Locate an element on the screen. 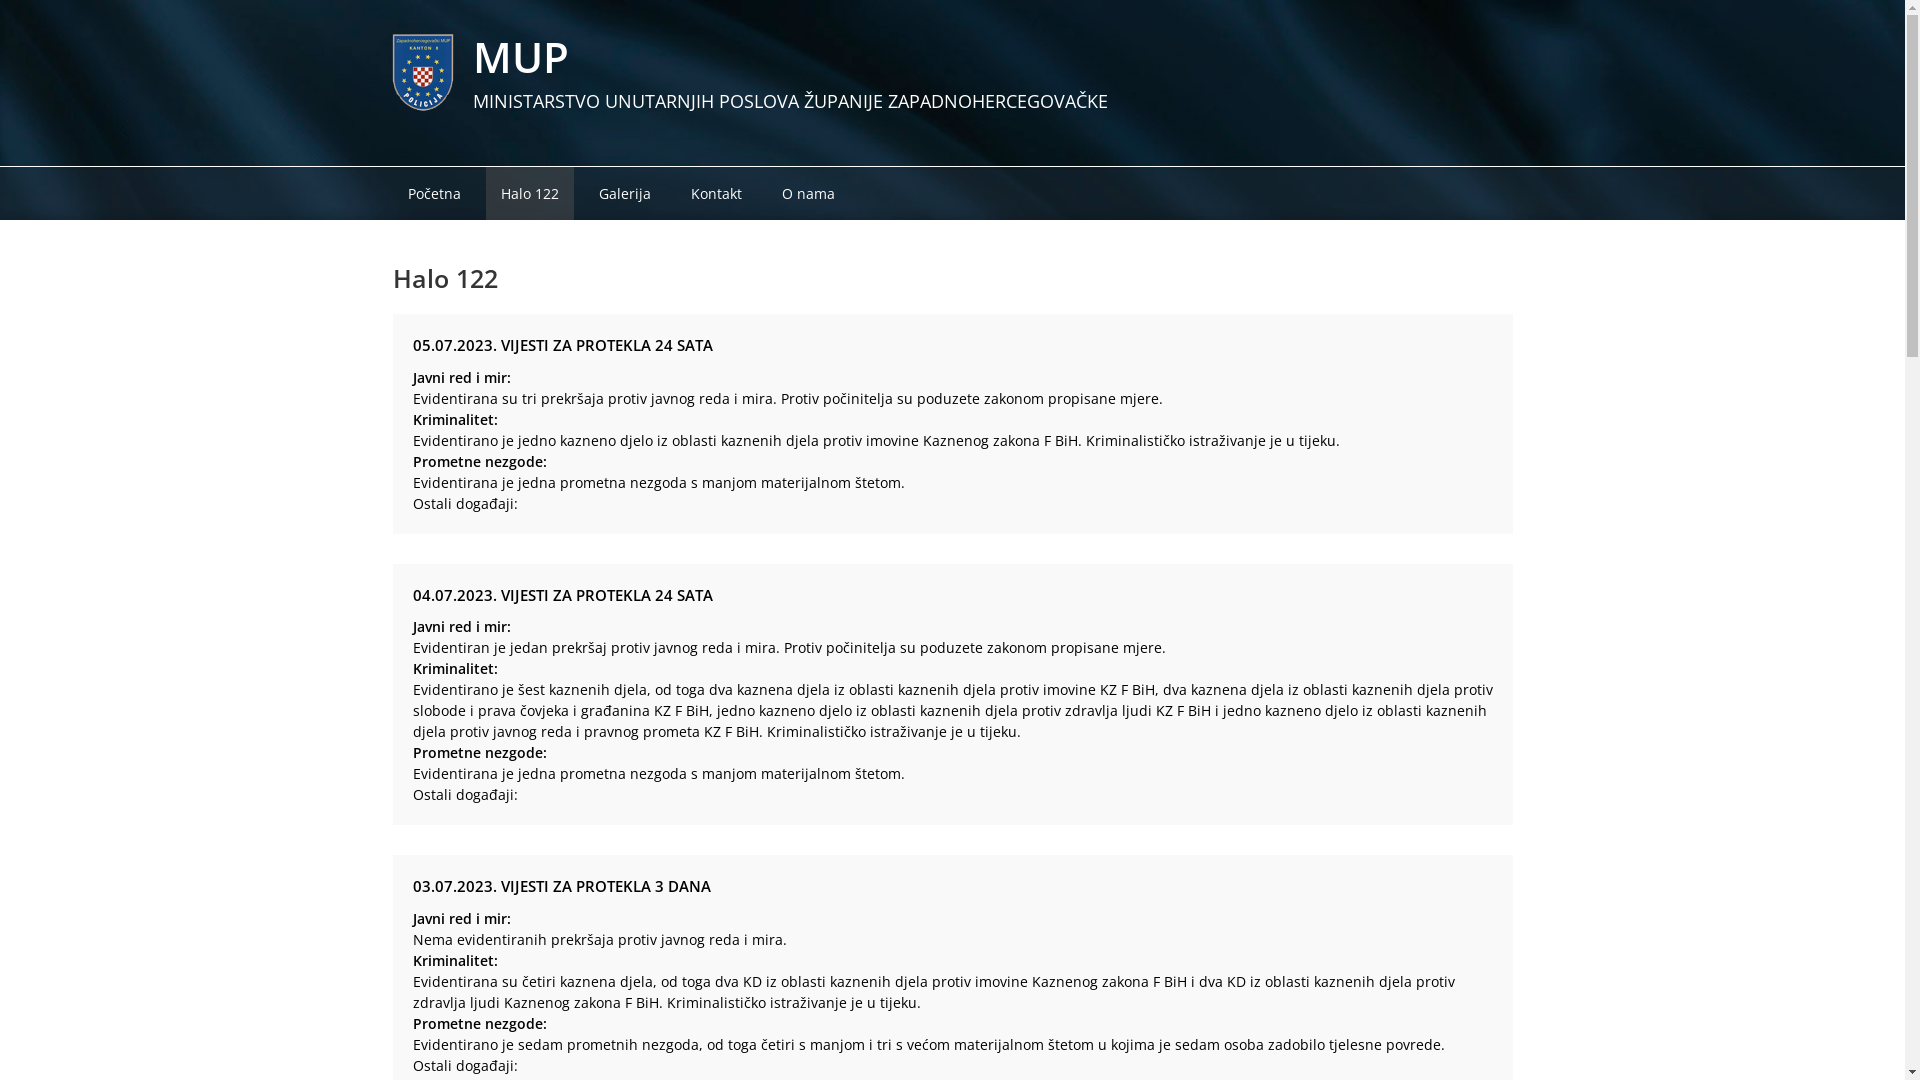 This screenshot has height=1080, width=1920. 'Halo 122' is located at coordinates (485, 193).